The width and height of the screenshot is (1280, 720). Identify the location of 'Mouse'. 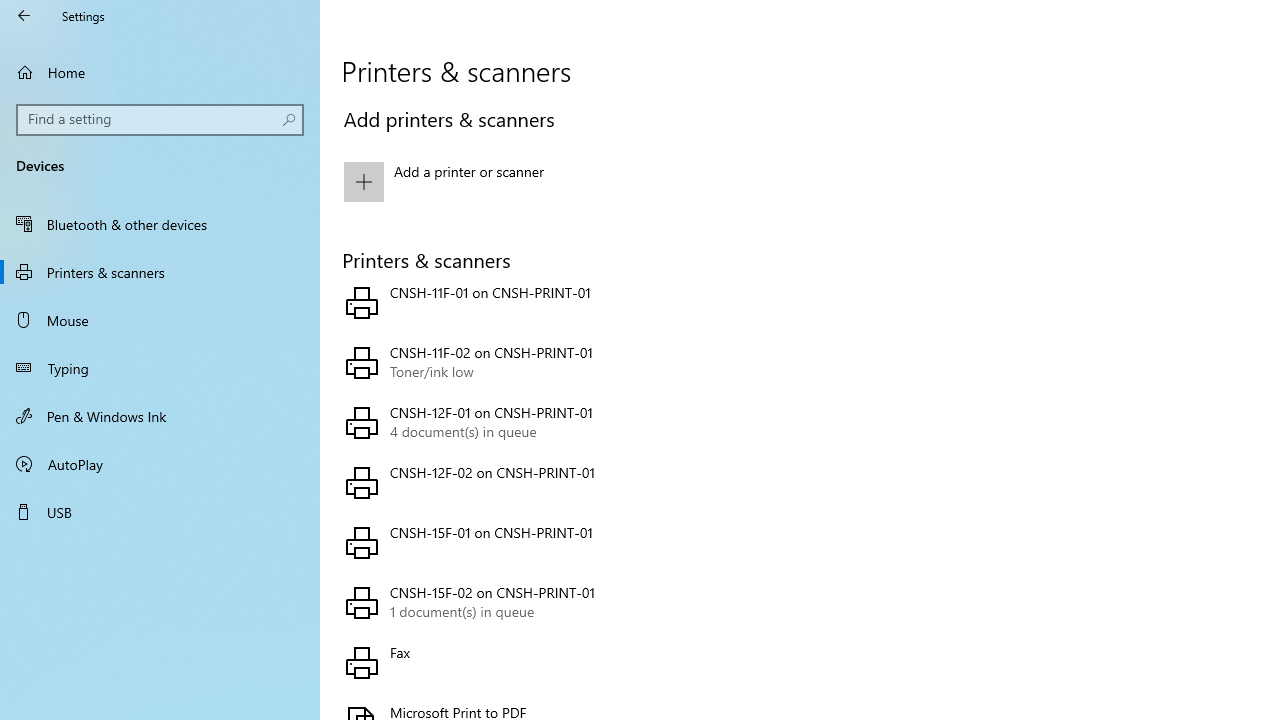
(160, 319).